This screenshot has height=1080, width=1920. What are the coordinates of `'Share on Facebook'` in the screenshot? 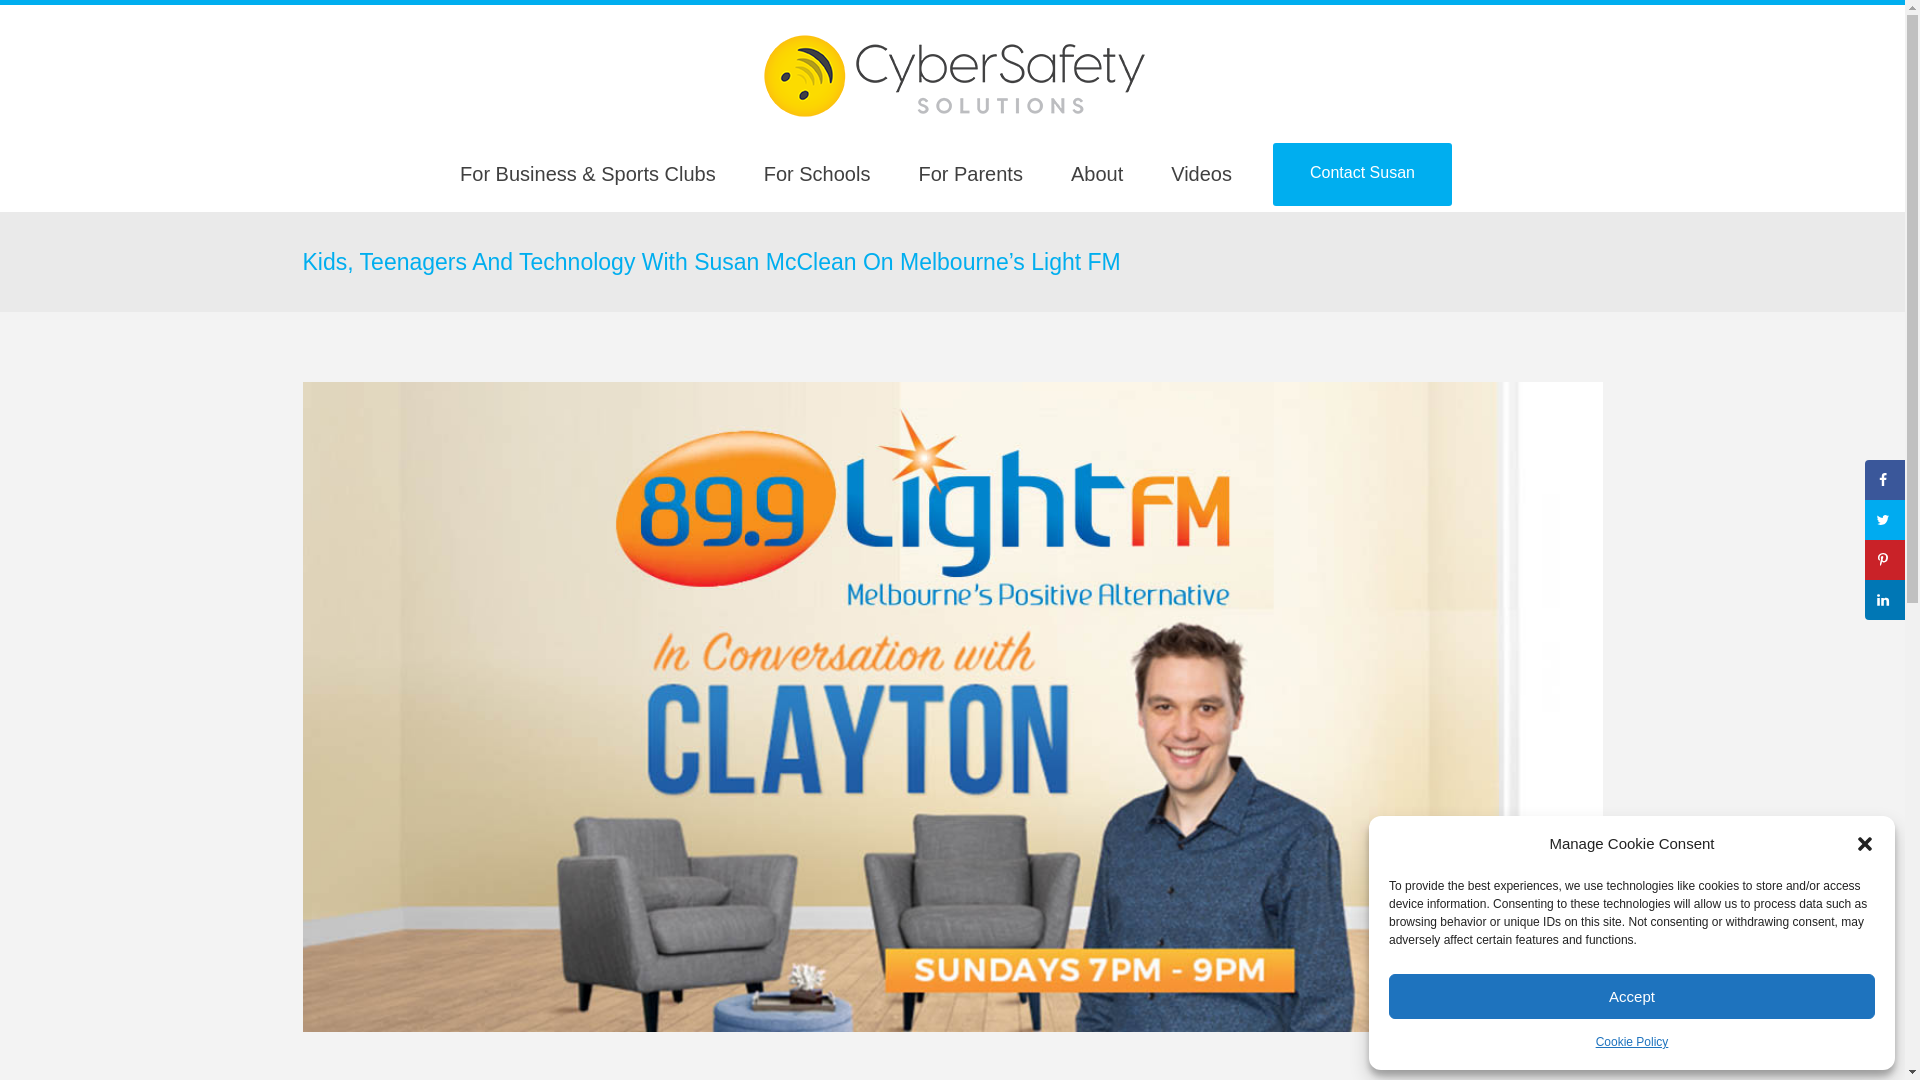 It's located at (1884, 479).